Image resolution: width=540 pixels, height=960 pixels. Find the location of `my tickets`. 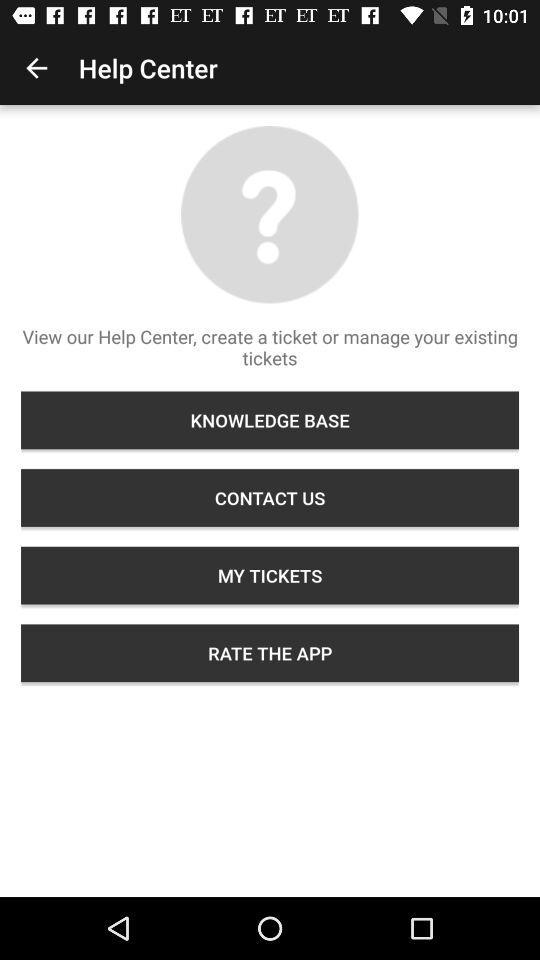

my tickets is located at coordinates (270, 575).